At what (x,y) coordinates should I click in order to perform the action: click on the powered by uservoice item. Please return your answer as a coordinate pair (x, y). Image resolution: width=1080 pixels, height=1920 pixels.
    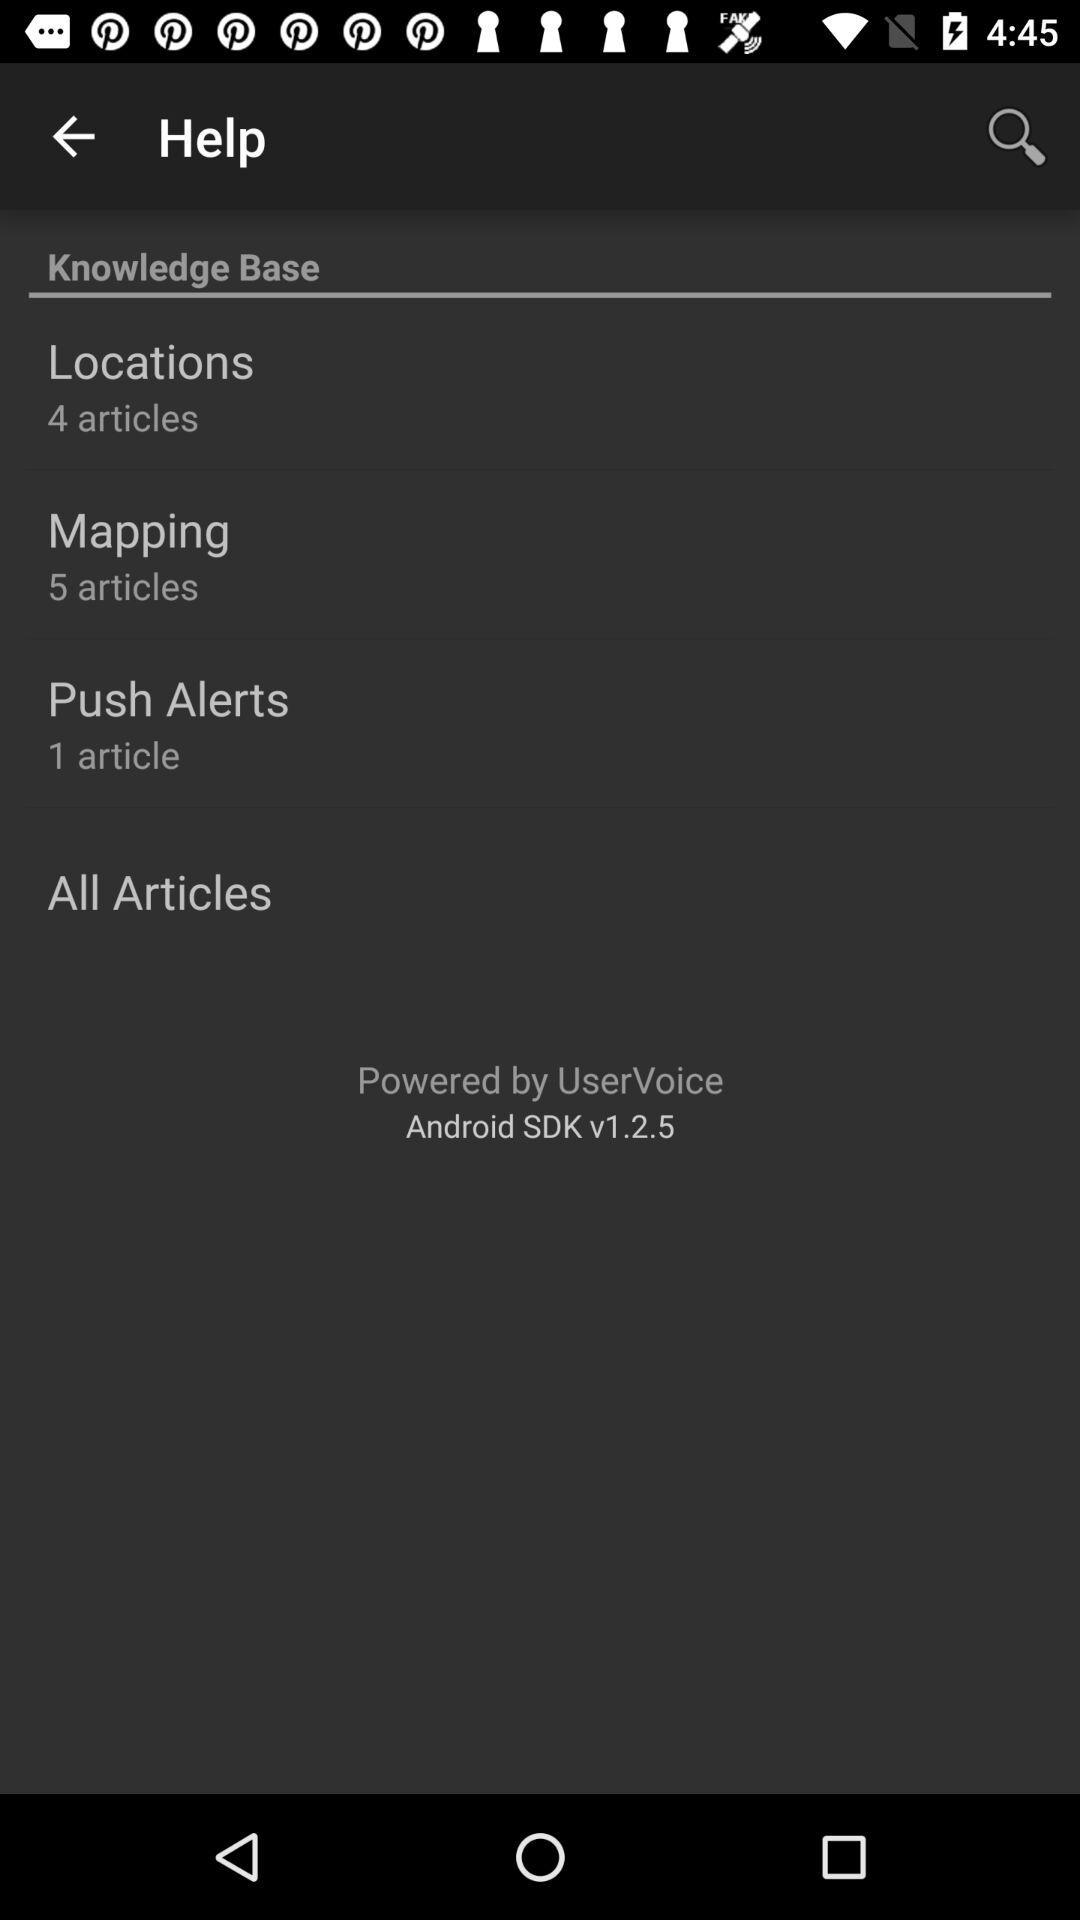
    Looking at the image, I should click on (540, 1078).